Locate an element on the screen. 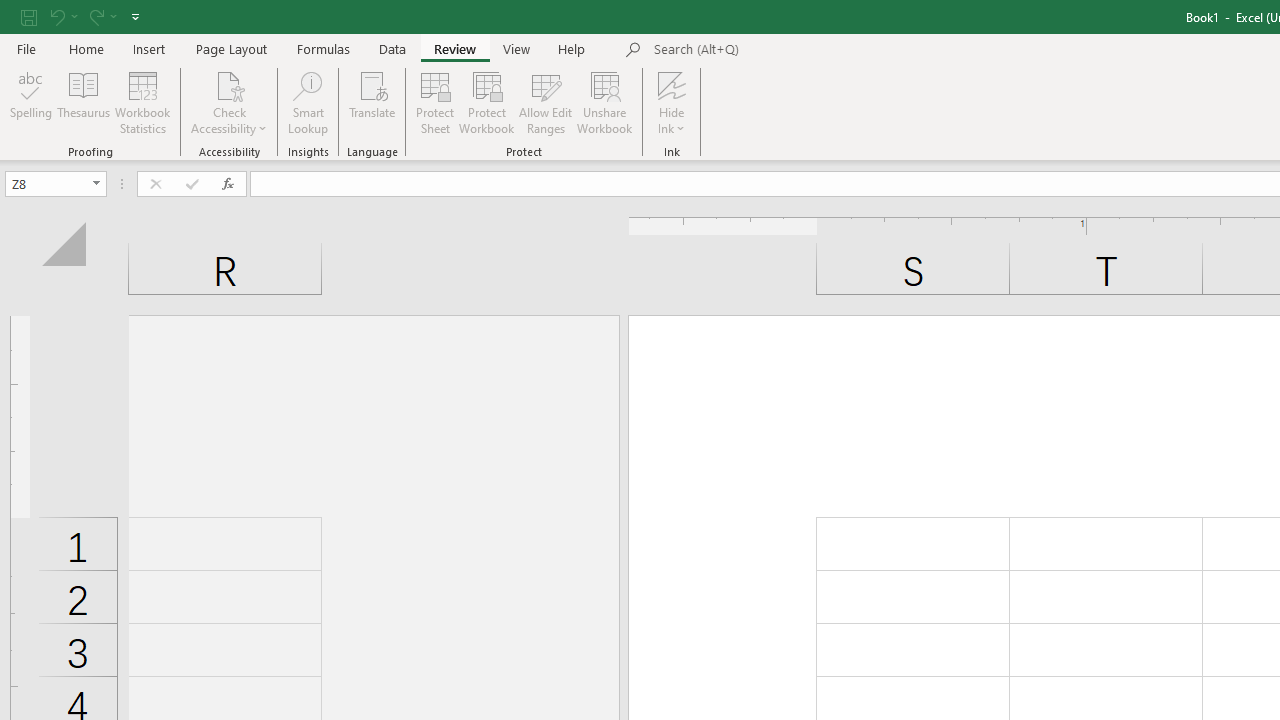 The image size is (1280, 720). 'Smart Lookup' is located at coordinates (307, 103).